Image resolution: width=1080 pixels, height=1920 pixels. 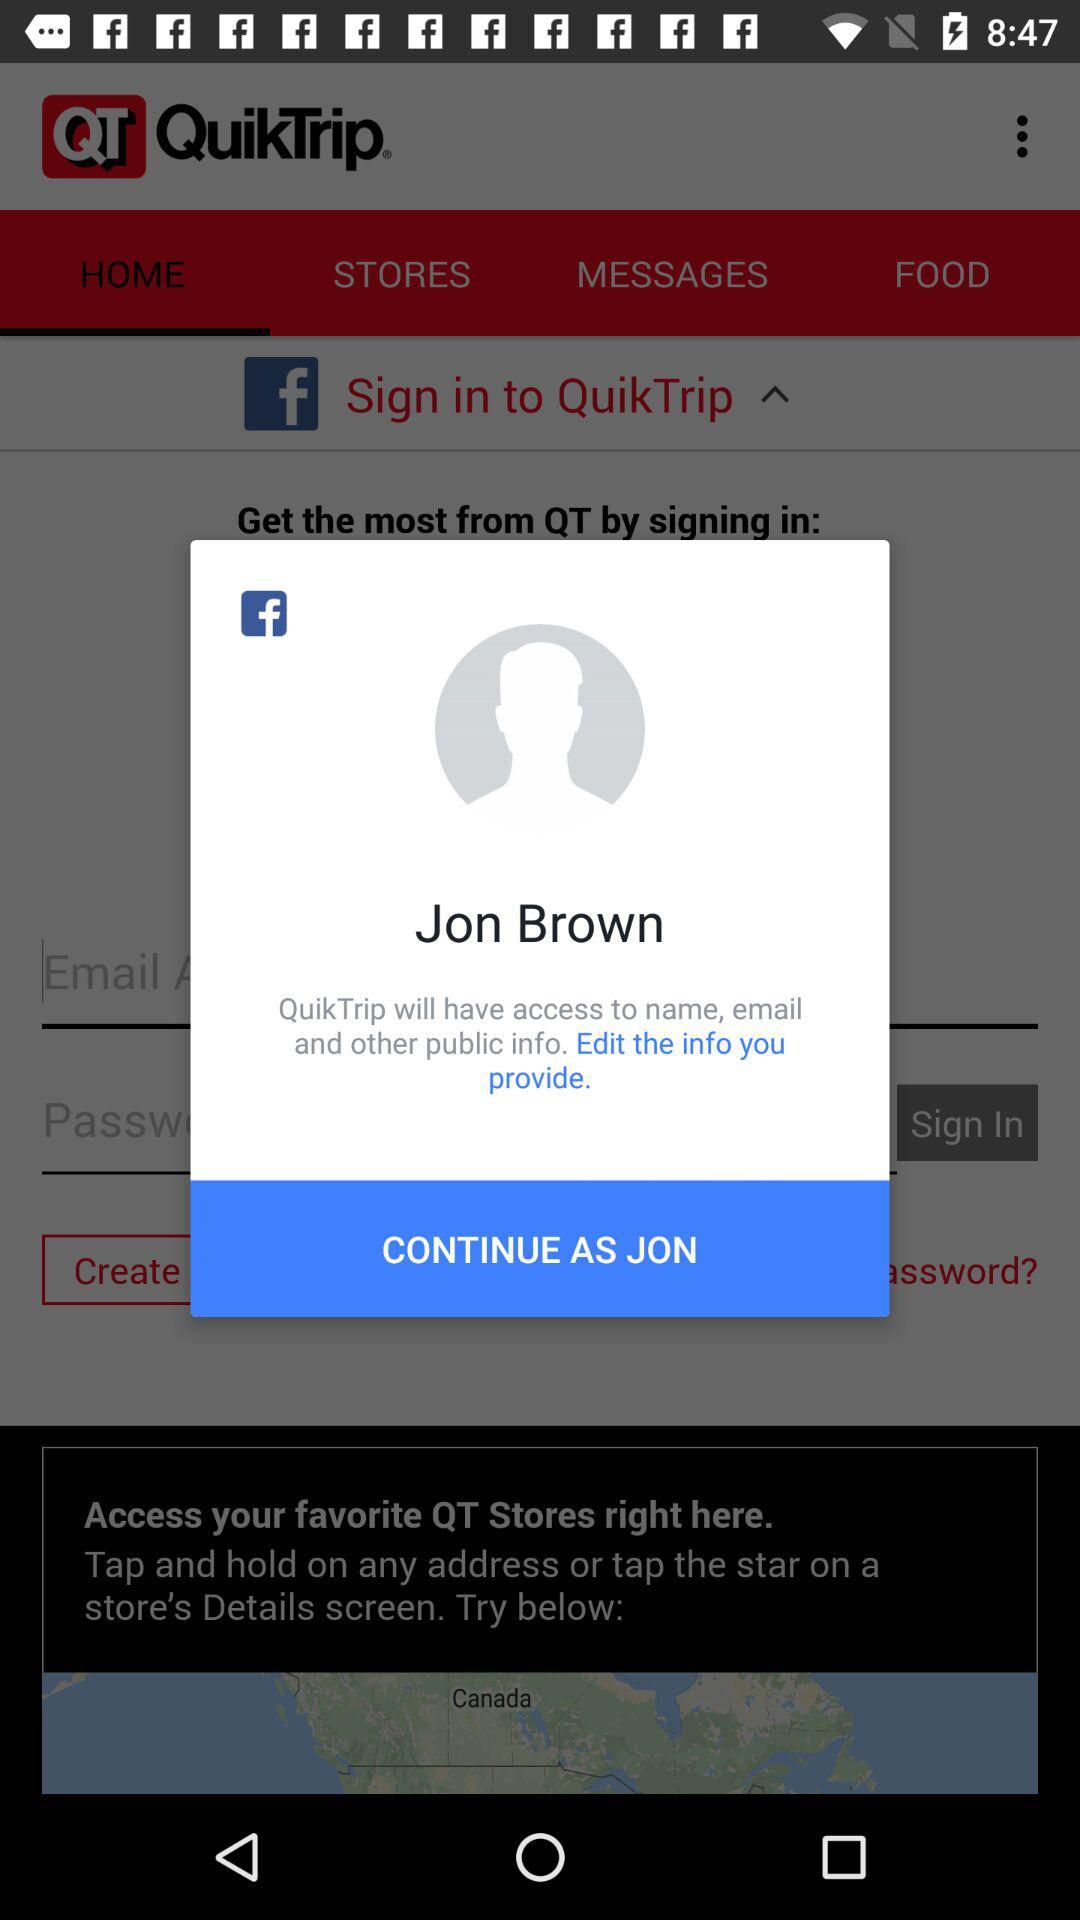 What do you see at coordinates (540, 1247) in the screenshot?
I see `the continue as jon` at bounding box center [540, 1247].